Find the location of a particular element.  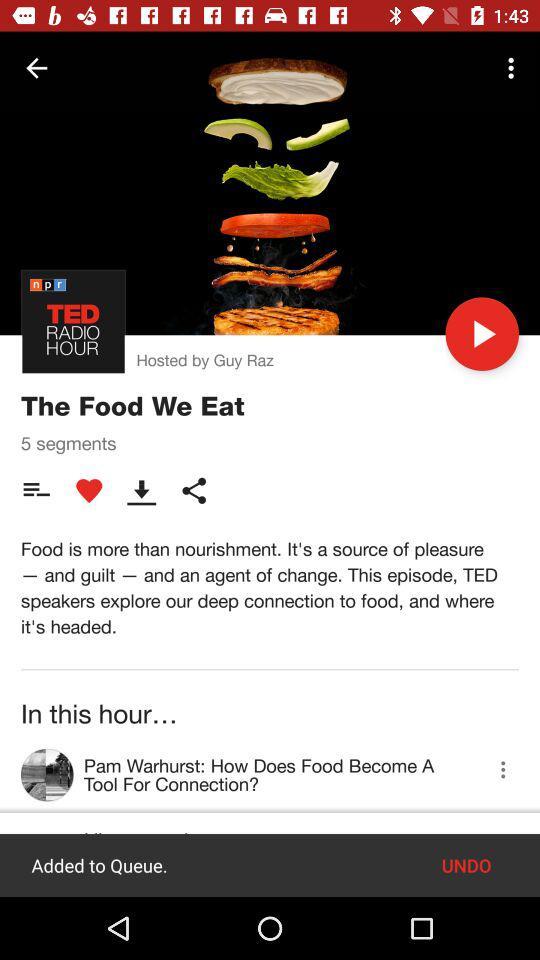

the play icon is located at coordinates (481, 334).